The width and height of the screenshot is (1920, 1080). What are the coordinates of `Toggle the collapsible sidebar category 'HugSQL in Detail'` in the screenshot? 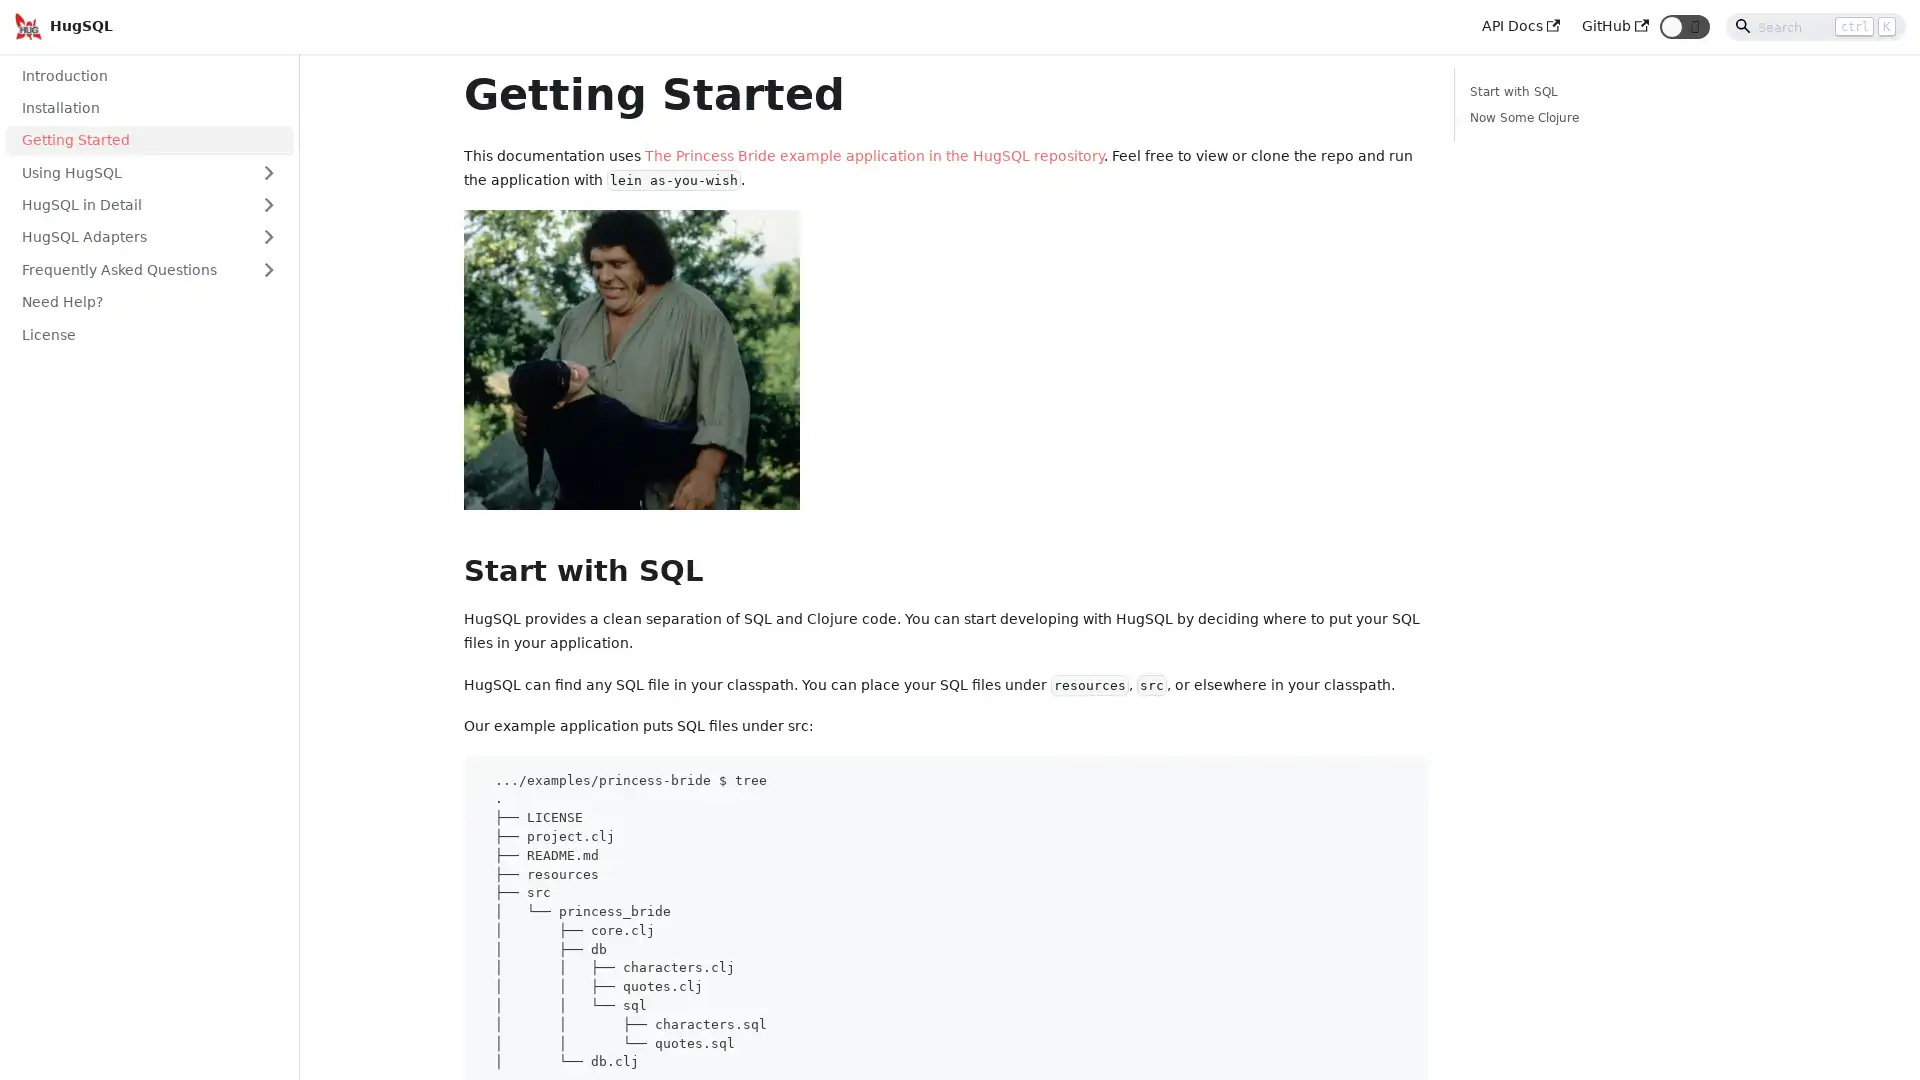 It's located at (267, 204).